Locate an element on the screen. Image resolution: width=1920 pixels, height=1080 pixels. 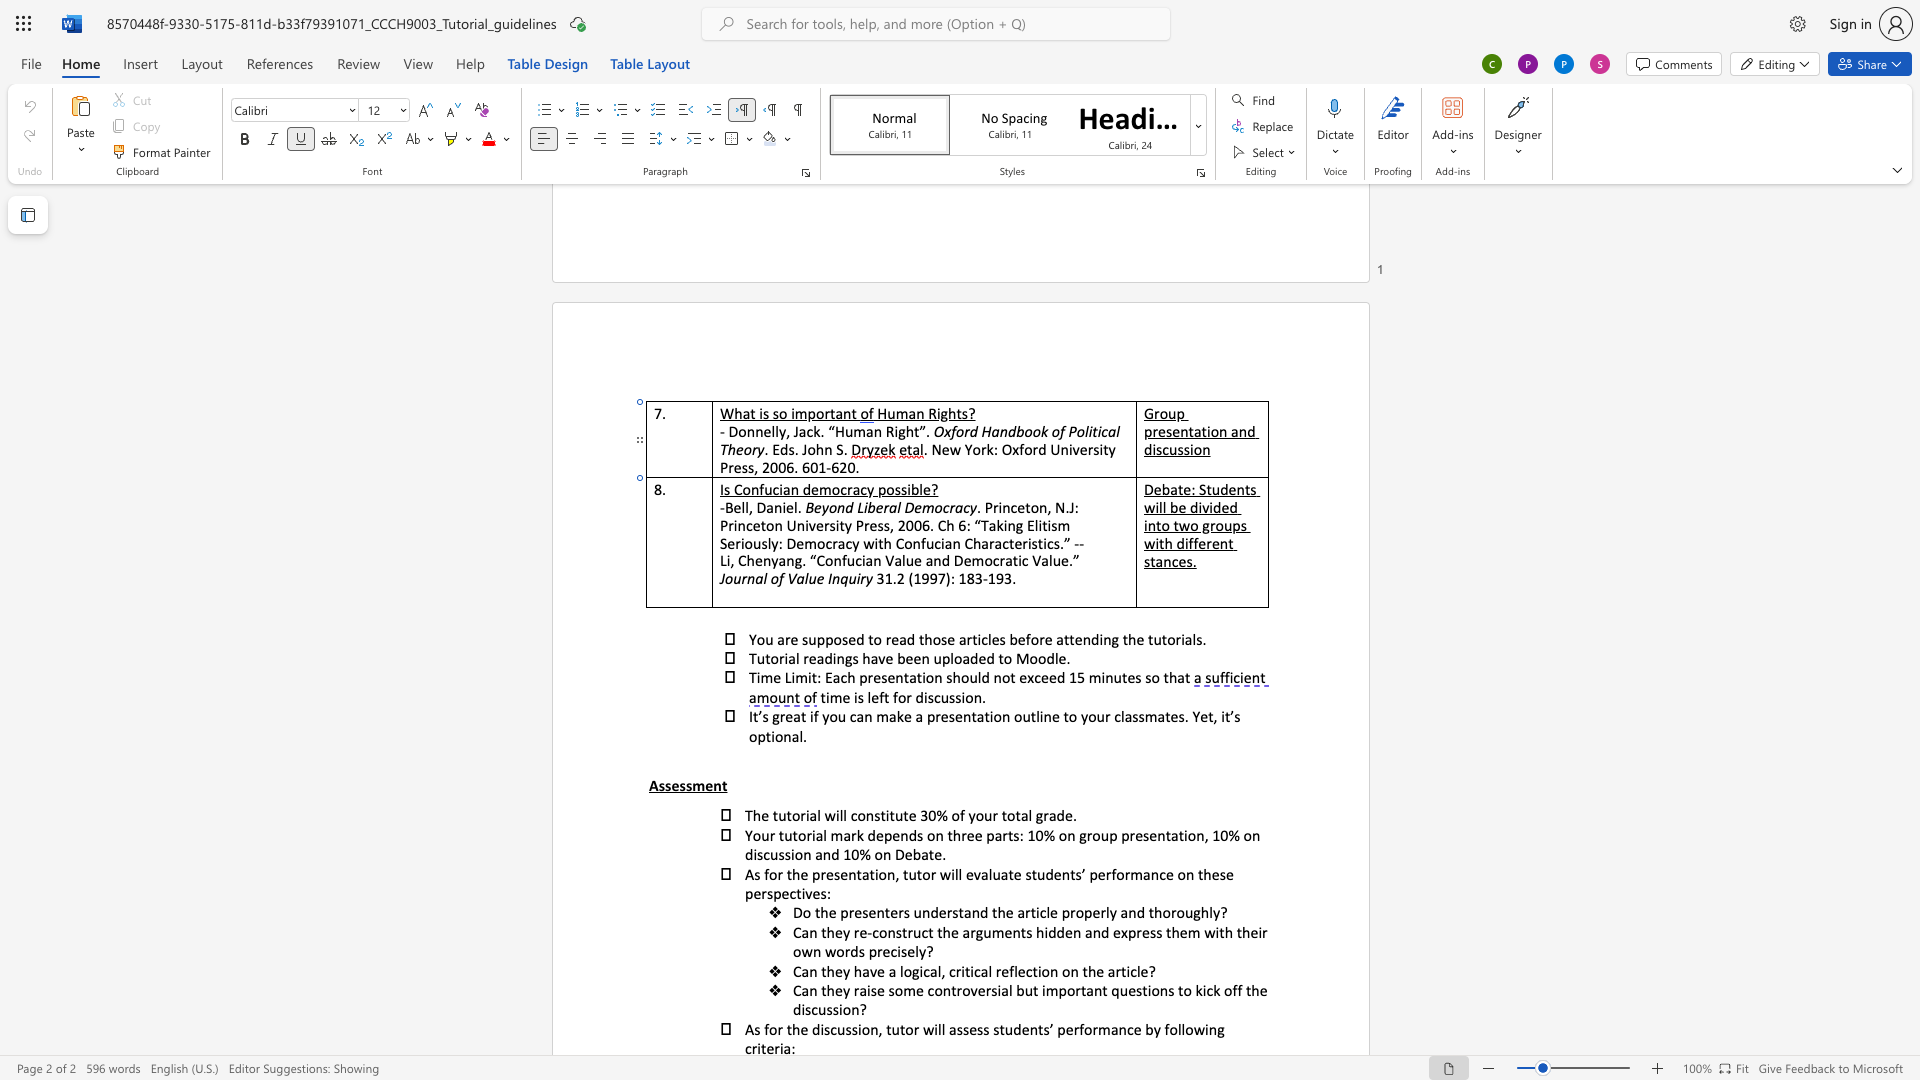
the space between the continuous character "i" and "n" in the text is located at coordinates (837, 658).